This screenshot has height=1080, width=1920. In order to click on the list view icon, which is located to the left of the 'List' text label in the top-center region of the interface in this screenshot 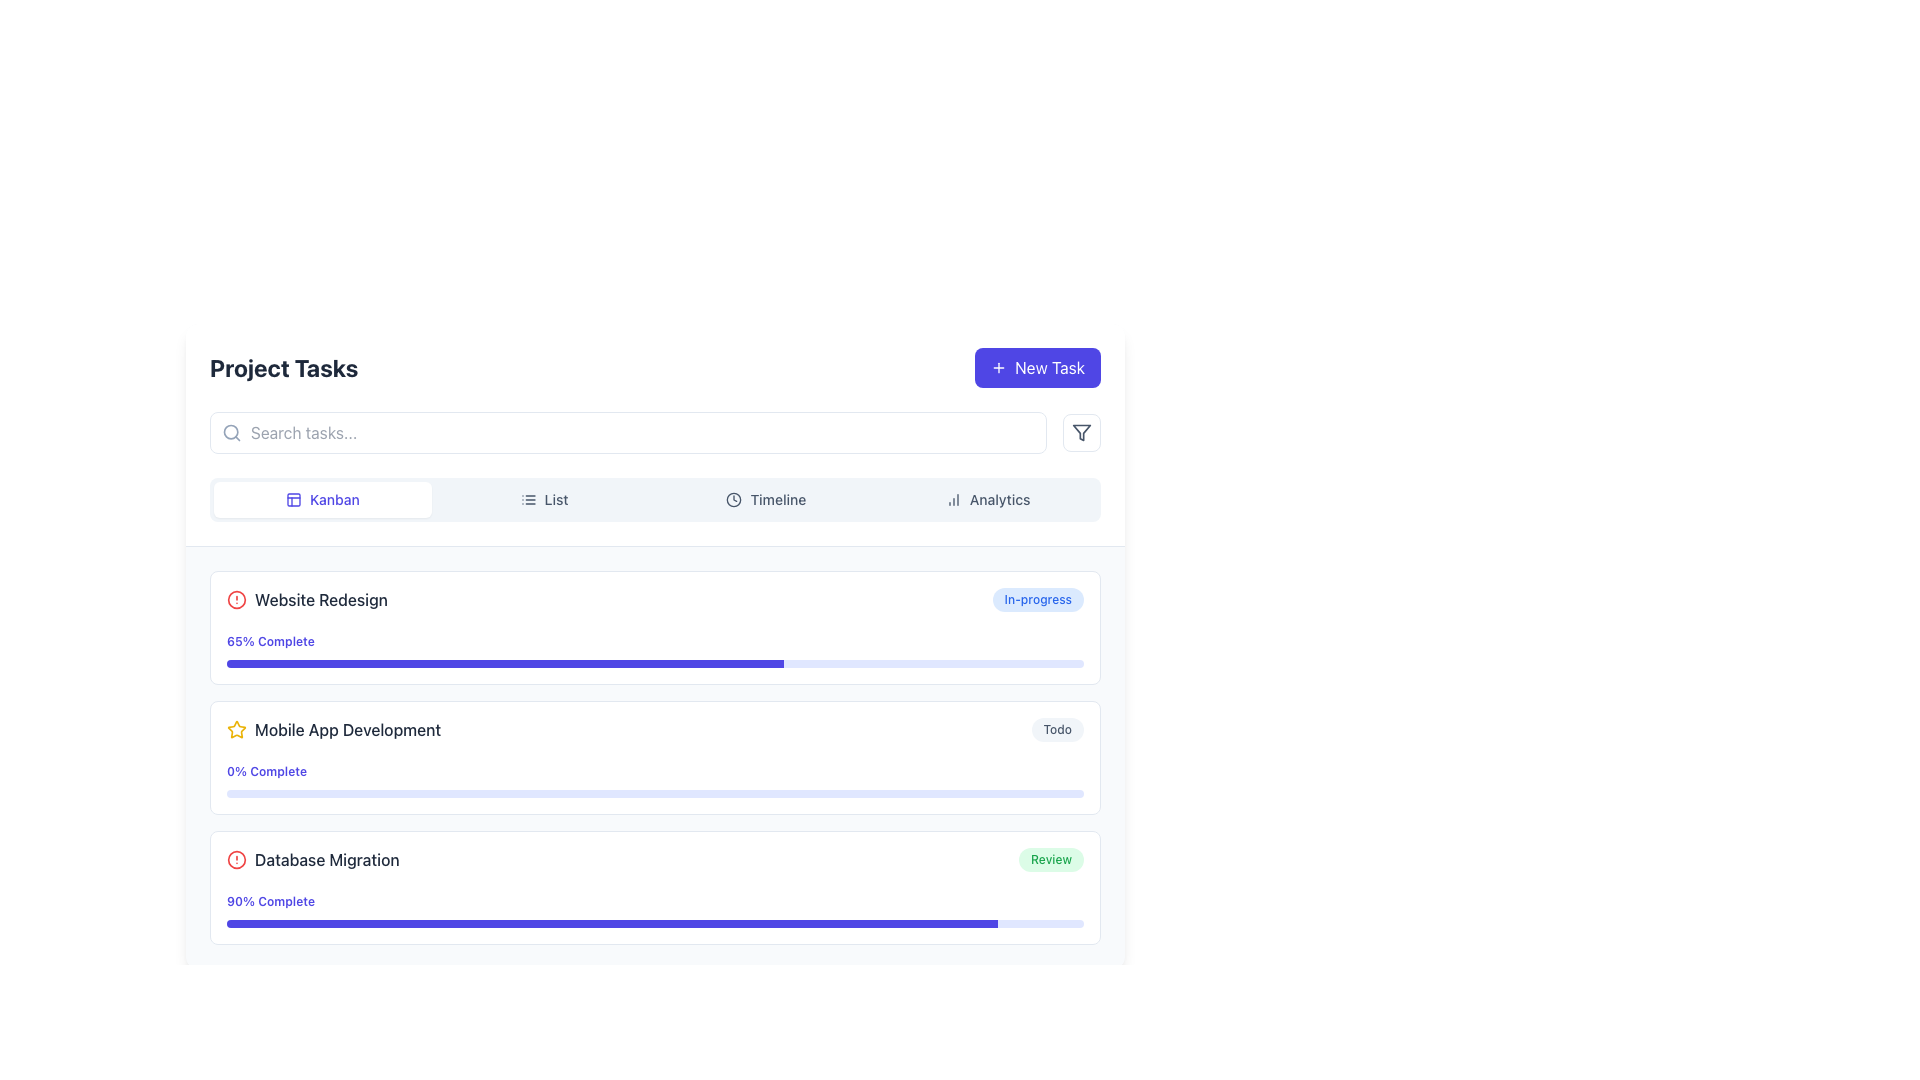, I will do `click(528, 499)`.